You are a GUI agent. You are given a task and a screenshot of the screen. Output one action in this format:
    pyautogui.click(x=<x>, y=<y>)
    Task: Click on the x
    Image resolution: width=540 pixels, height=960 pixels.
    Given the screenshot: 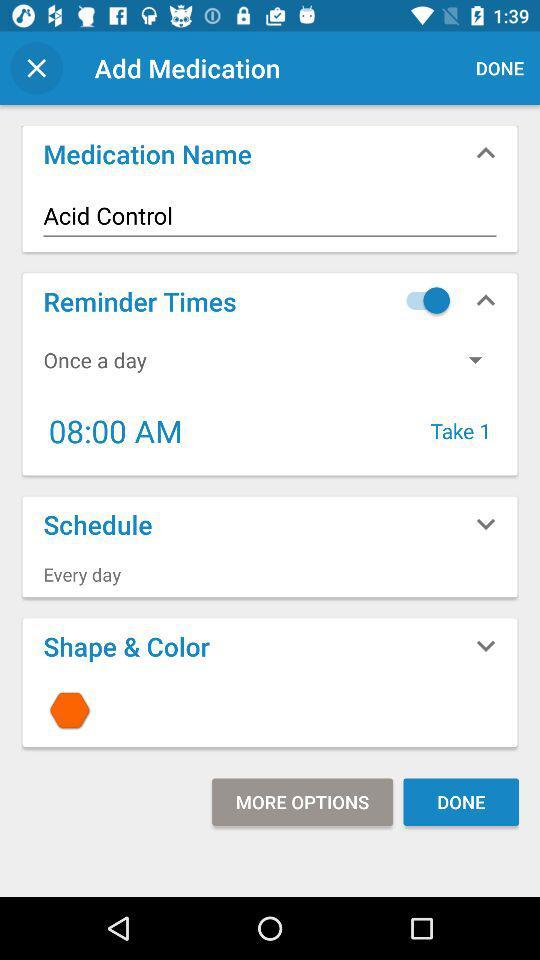 What is the action you would take?
    pyautogui.click(x=36, y=68)
    